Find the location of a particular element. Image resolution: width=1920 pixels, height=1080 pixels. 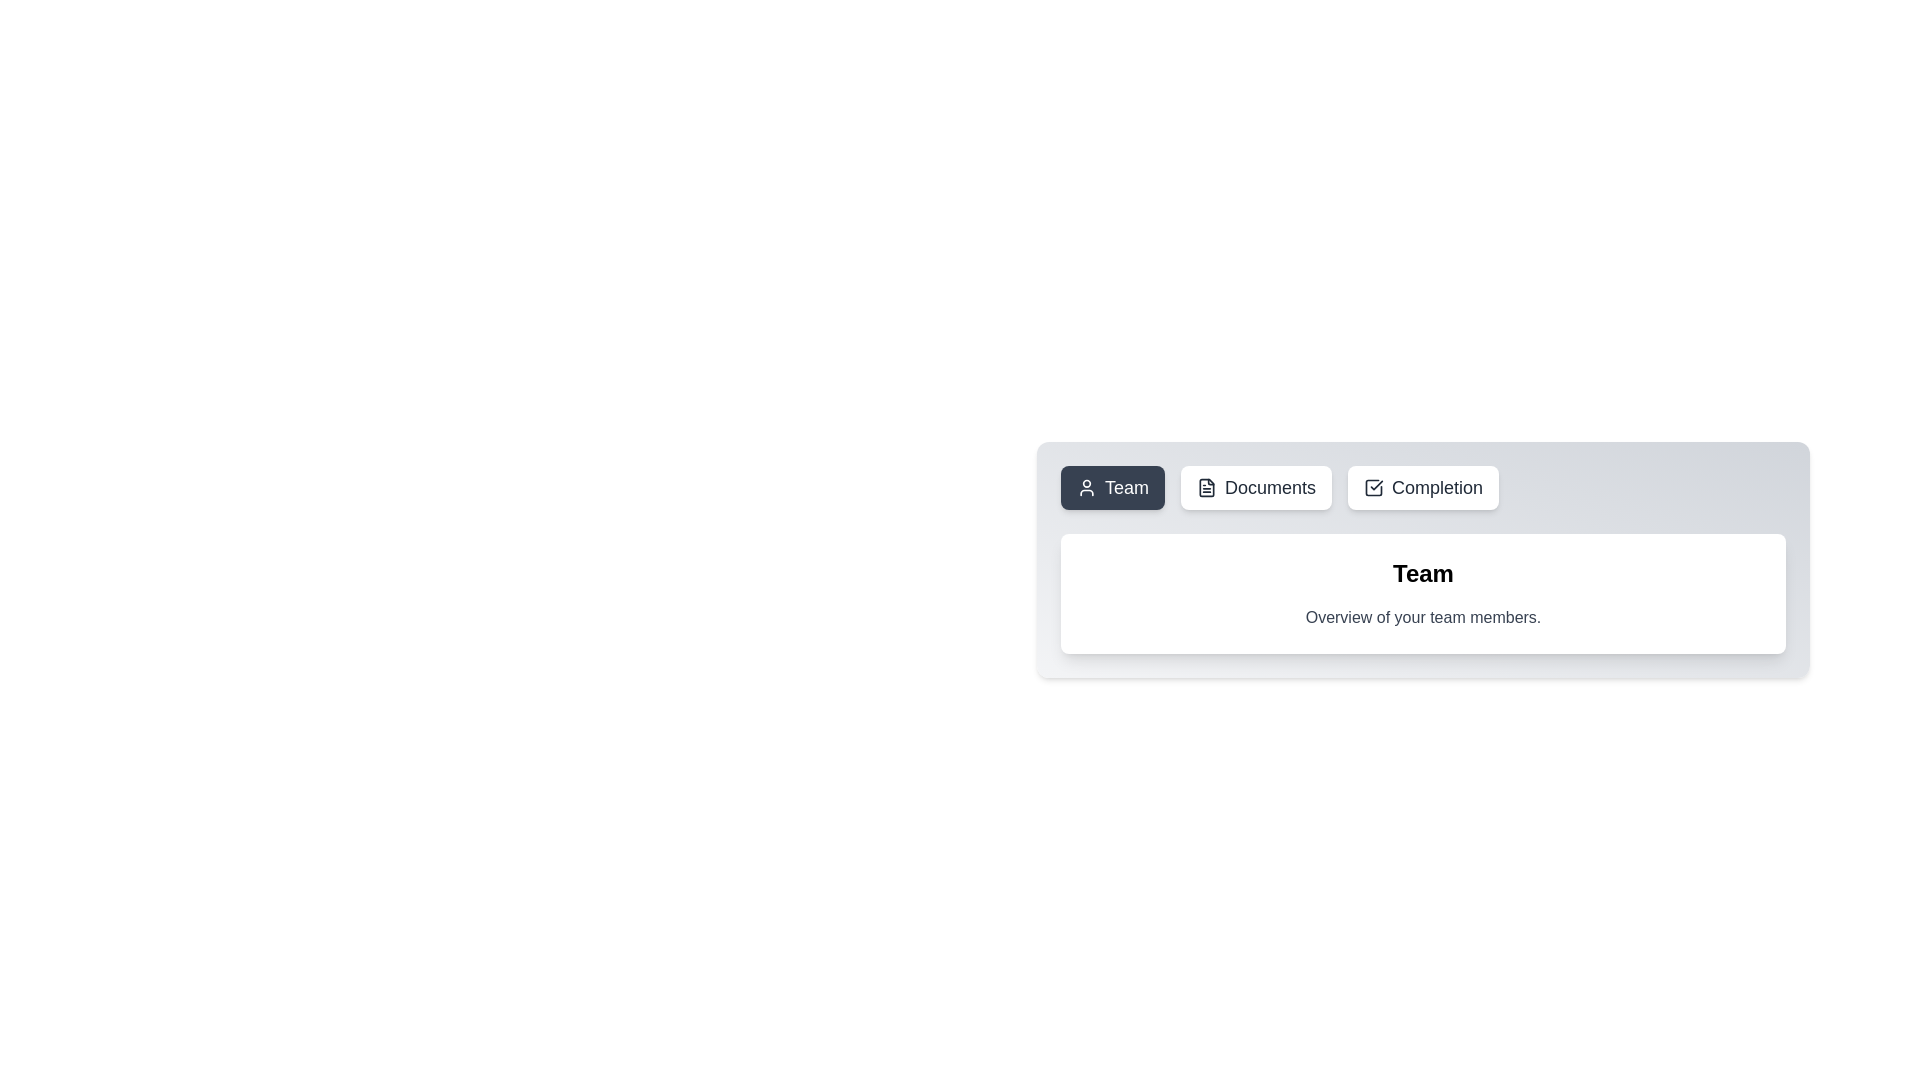

the 'Documents' button in the navigation bar, which includes a decorative 'Documents' icon and is positioned centrally among three buttons: 'Team', 'Documents', and 'Completion' is located at coordinates (1206, 488).